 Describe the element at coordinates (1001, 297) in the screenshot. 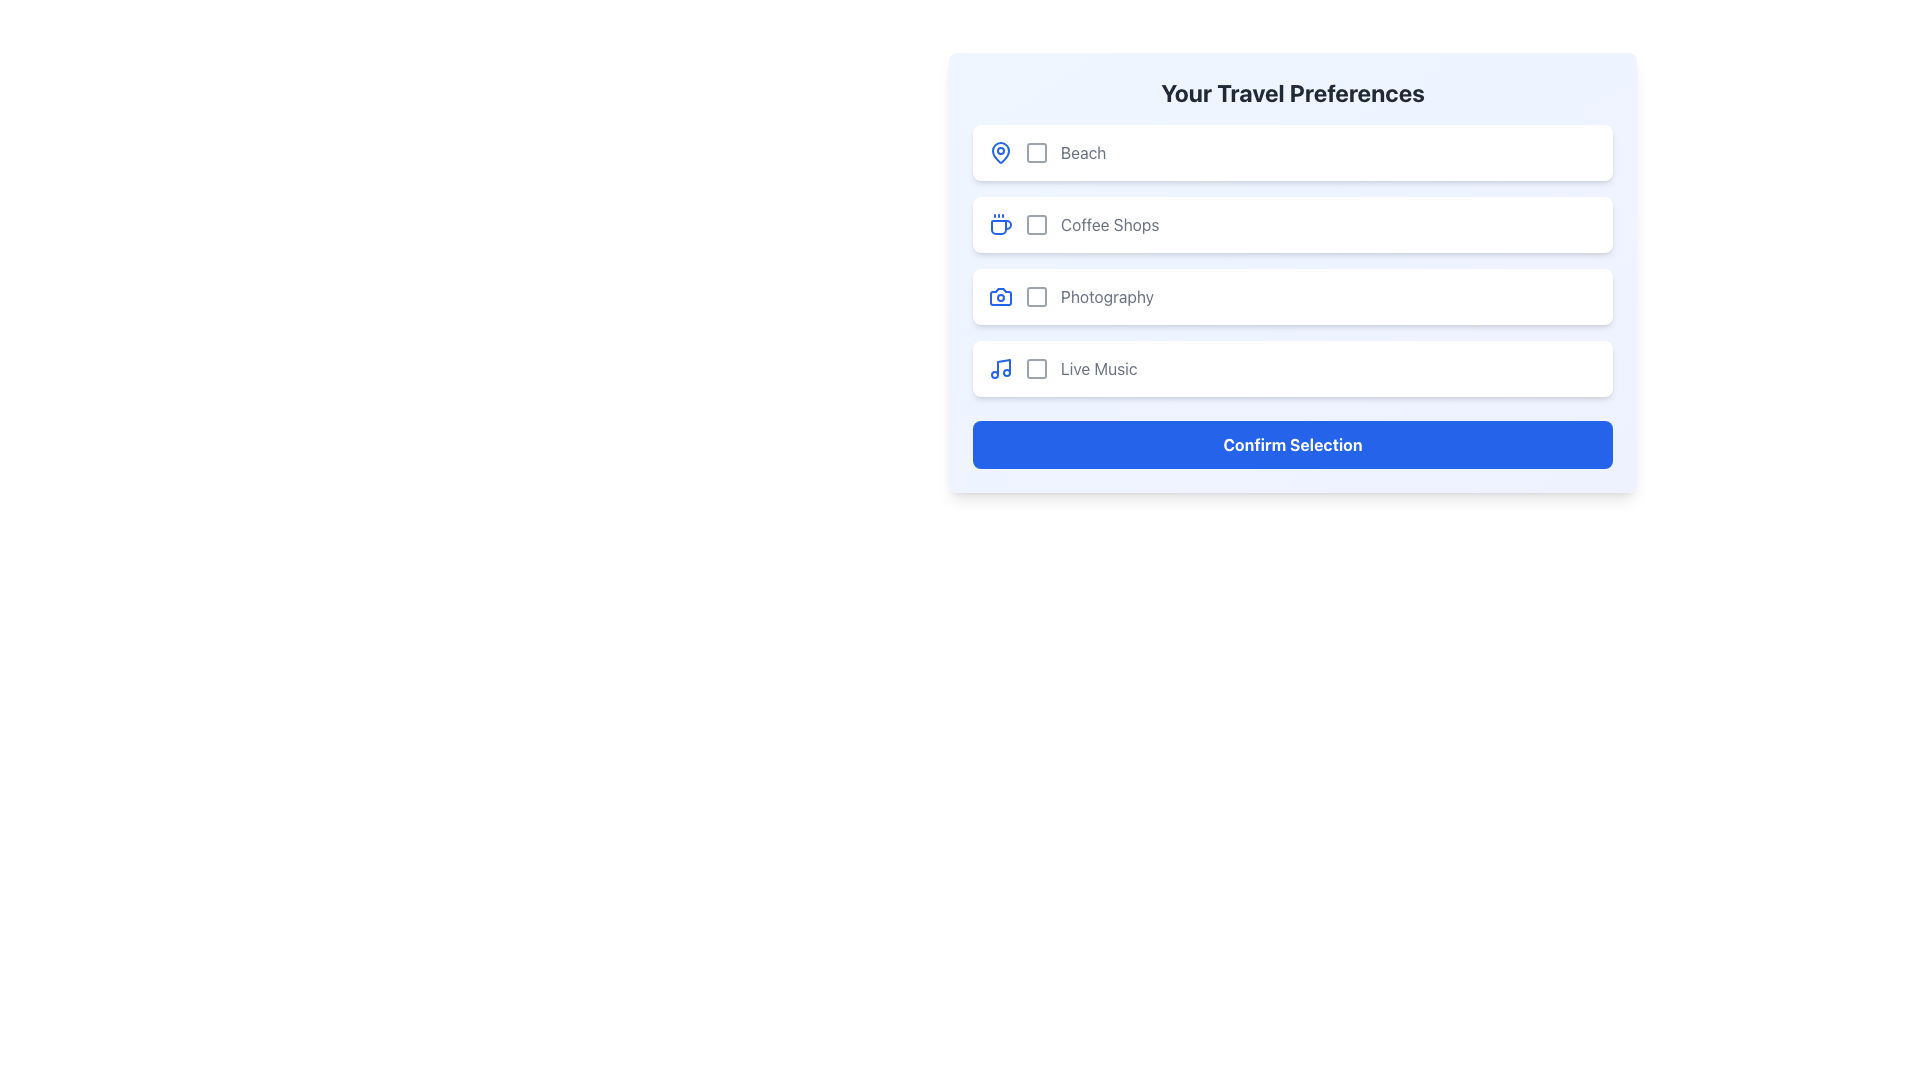

I see `the photography icon located to the left of the 'Photography' text in the travel preferences selection interface` at that location.